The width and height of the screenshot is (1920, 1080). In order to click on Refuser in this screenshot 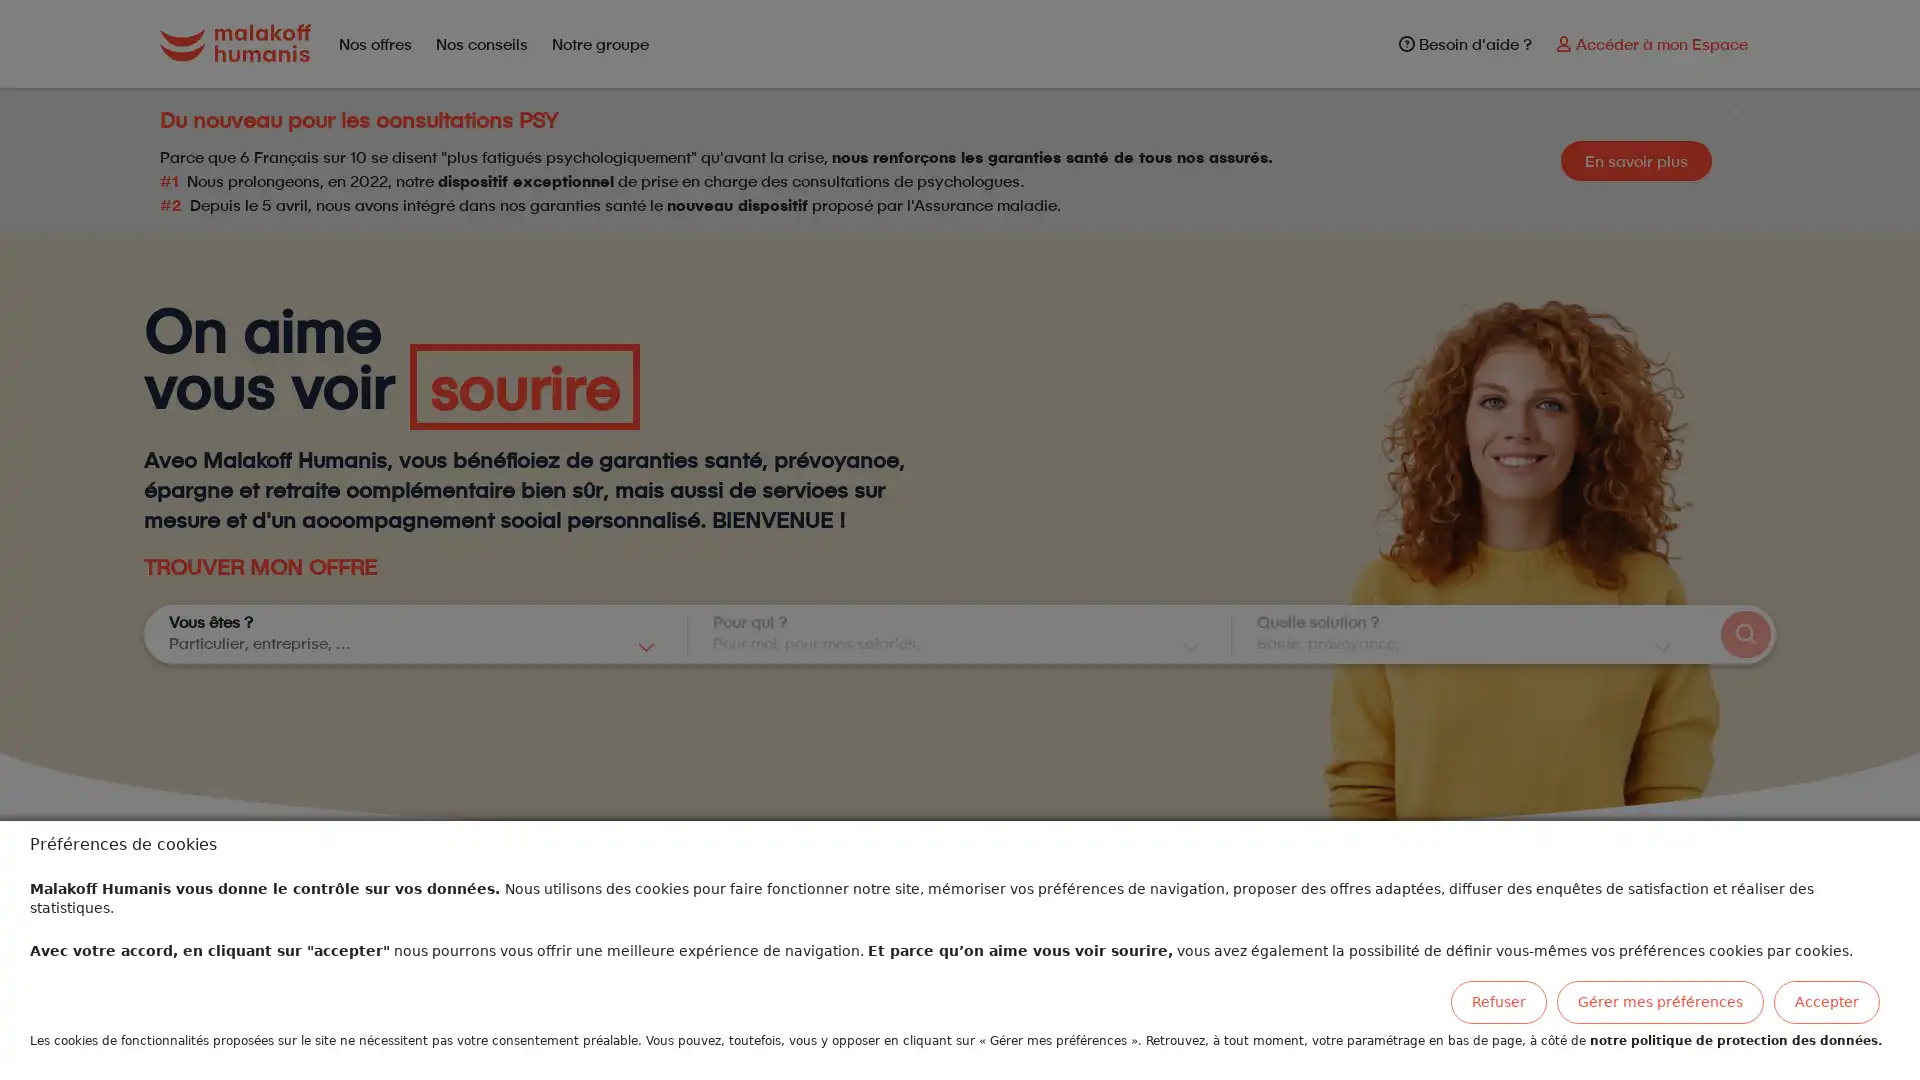, I will do `click(1498, 1002)`.